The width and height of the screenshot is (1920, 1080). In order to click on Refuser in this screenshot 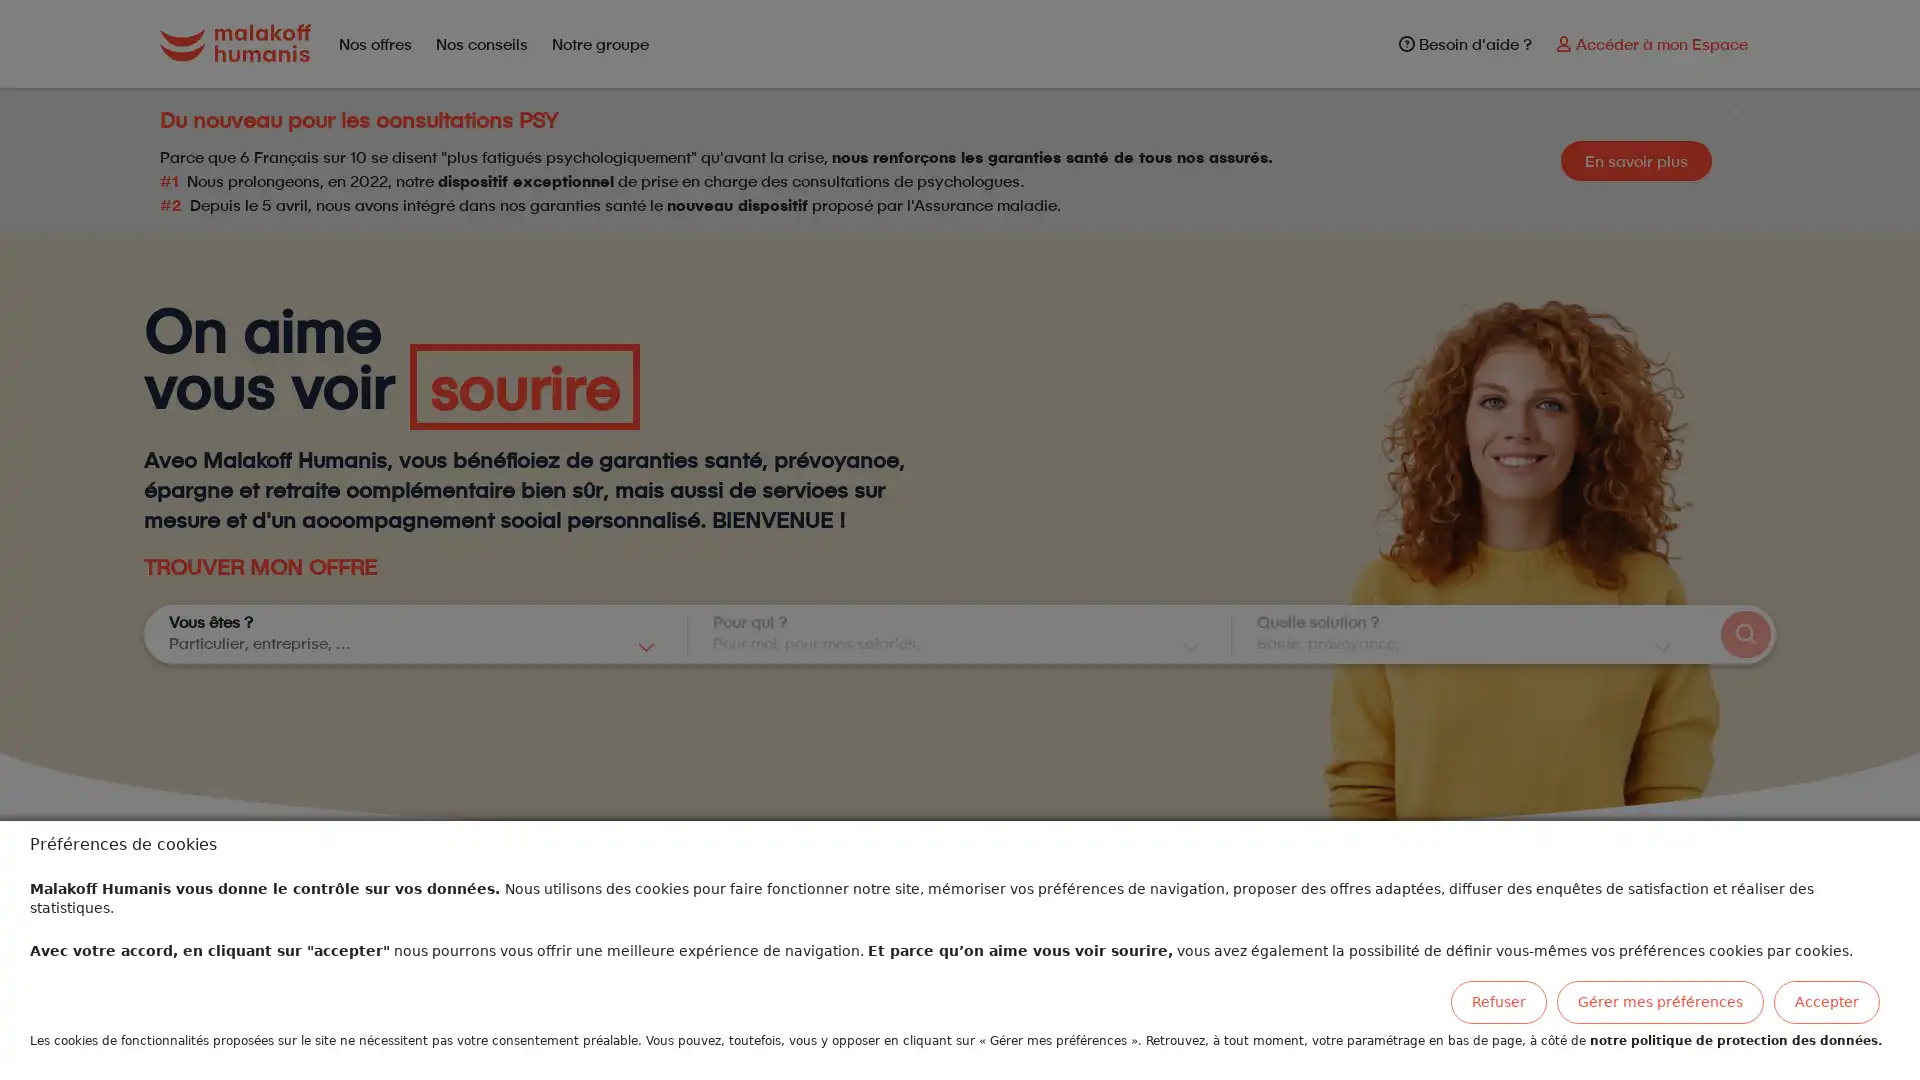, I will do `click(1498, 1002)`.